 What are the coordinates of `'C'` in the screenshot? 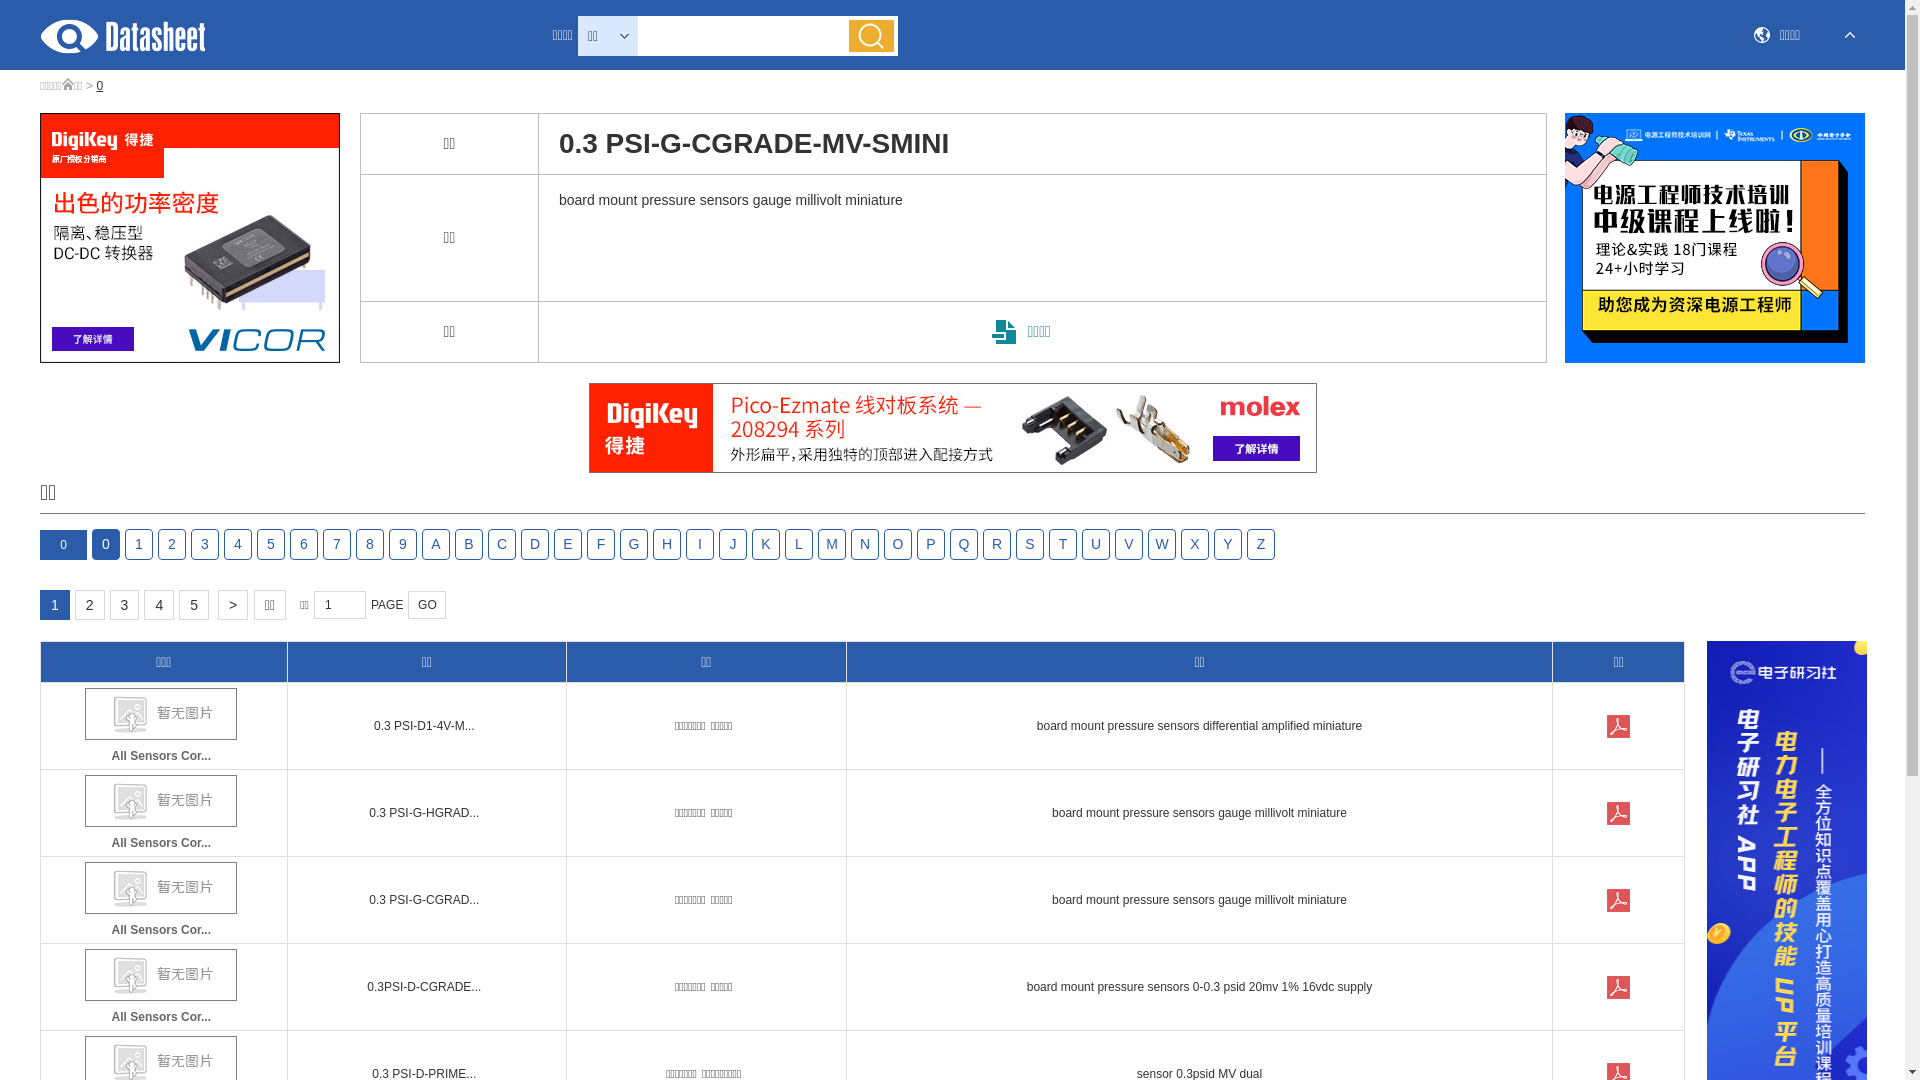 It's located at (488, 544).